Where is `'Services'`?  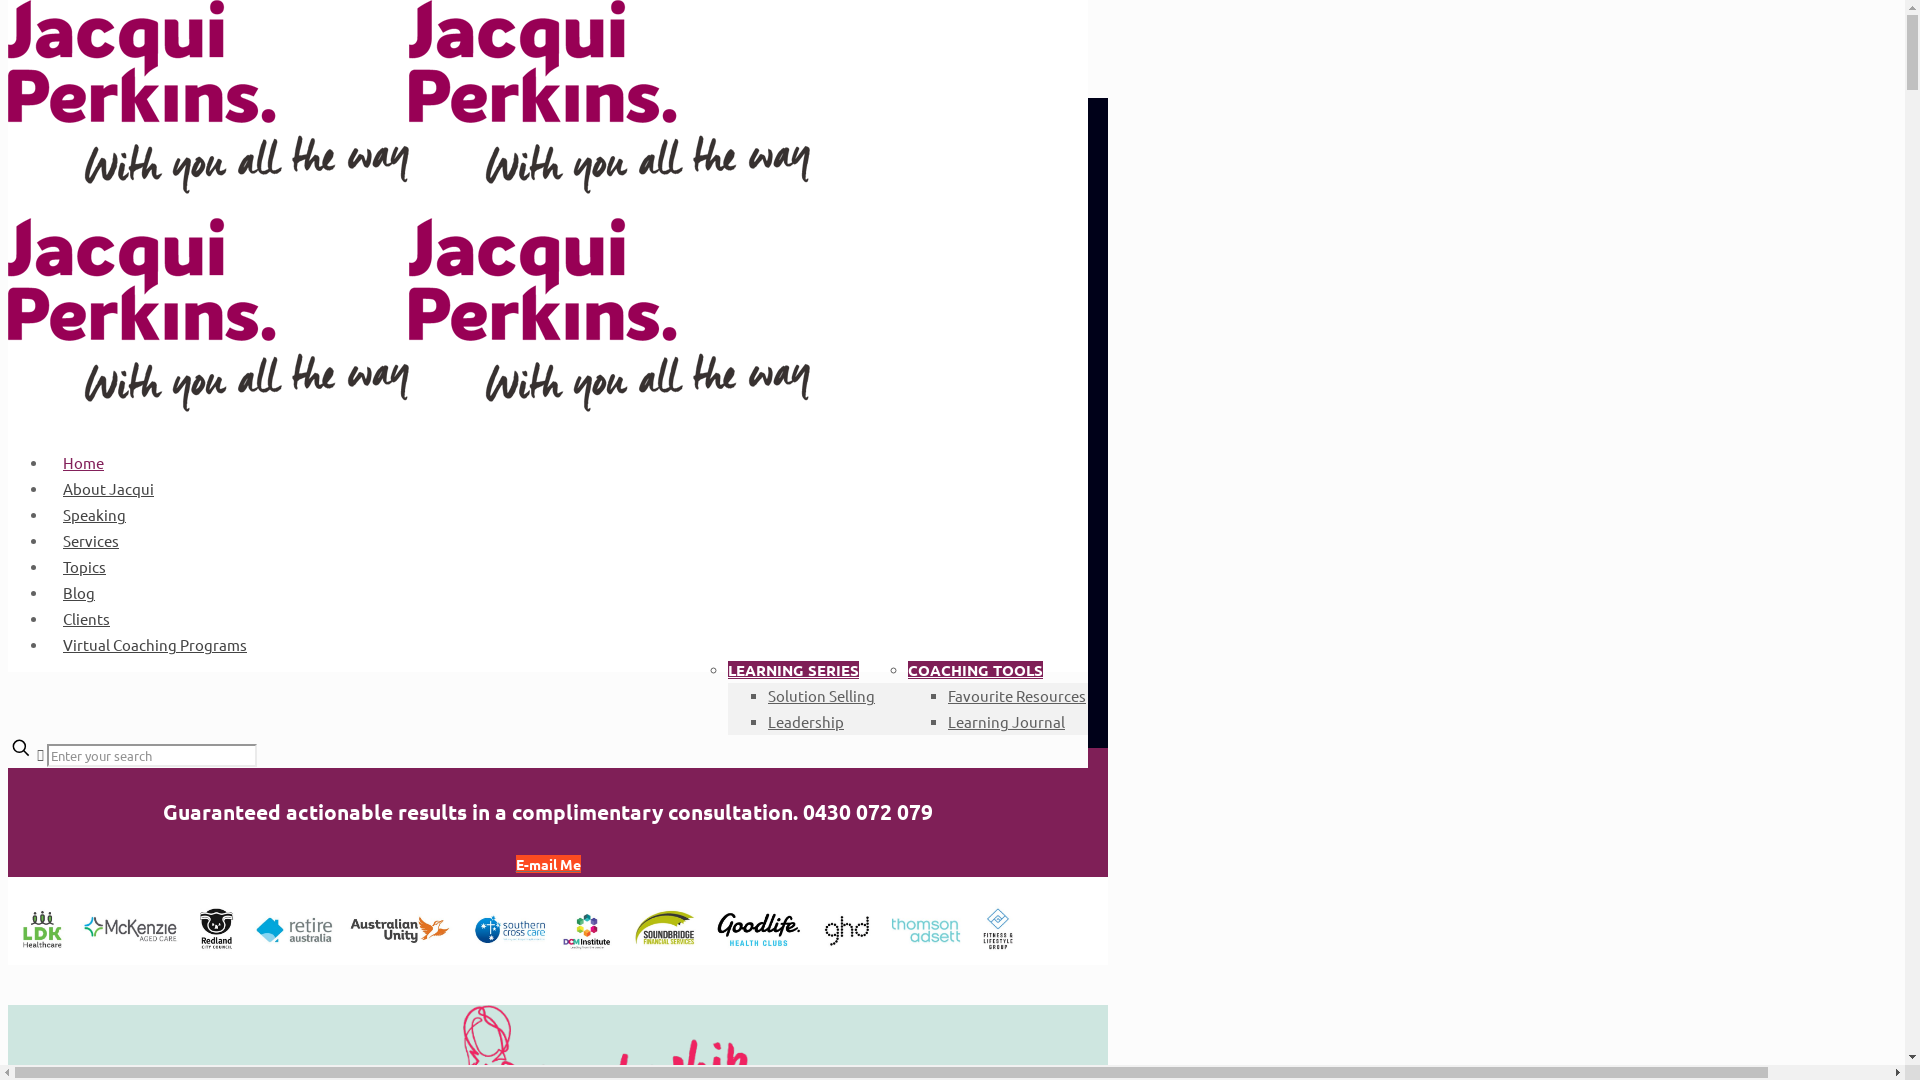
'Services' is located at coordinates (90, 540).